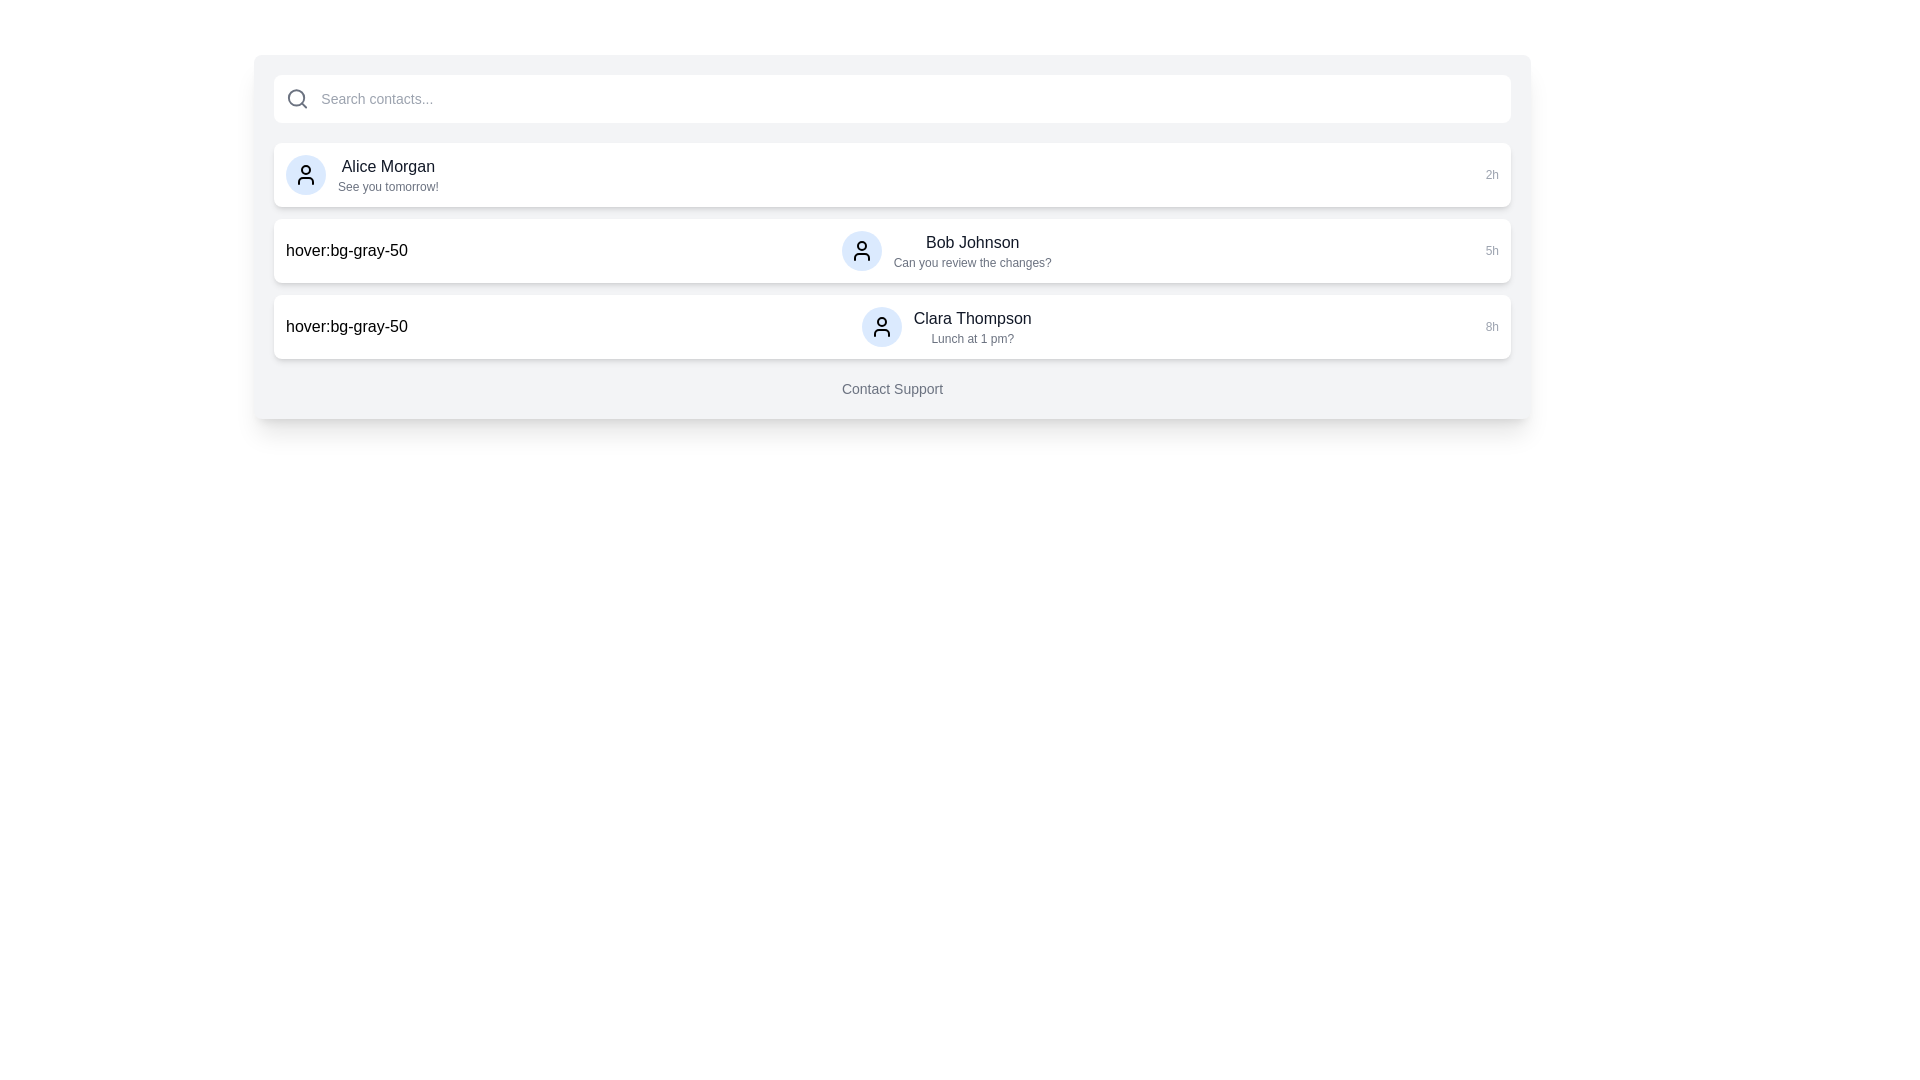  What do you see at coordinates (972, 261) in the screenshot?
I see `the text element displaying 'Can you review the changes?' which is located underneath the bold text 'Bob Johnson' in the second row of a list-like structure` at bounding box center [972, 261].